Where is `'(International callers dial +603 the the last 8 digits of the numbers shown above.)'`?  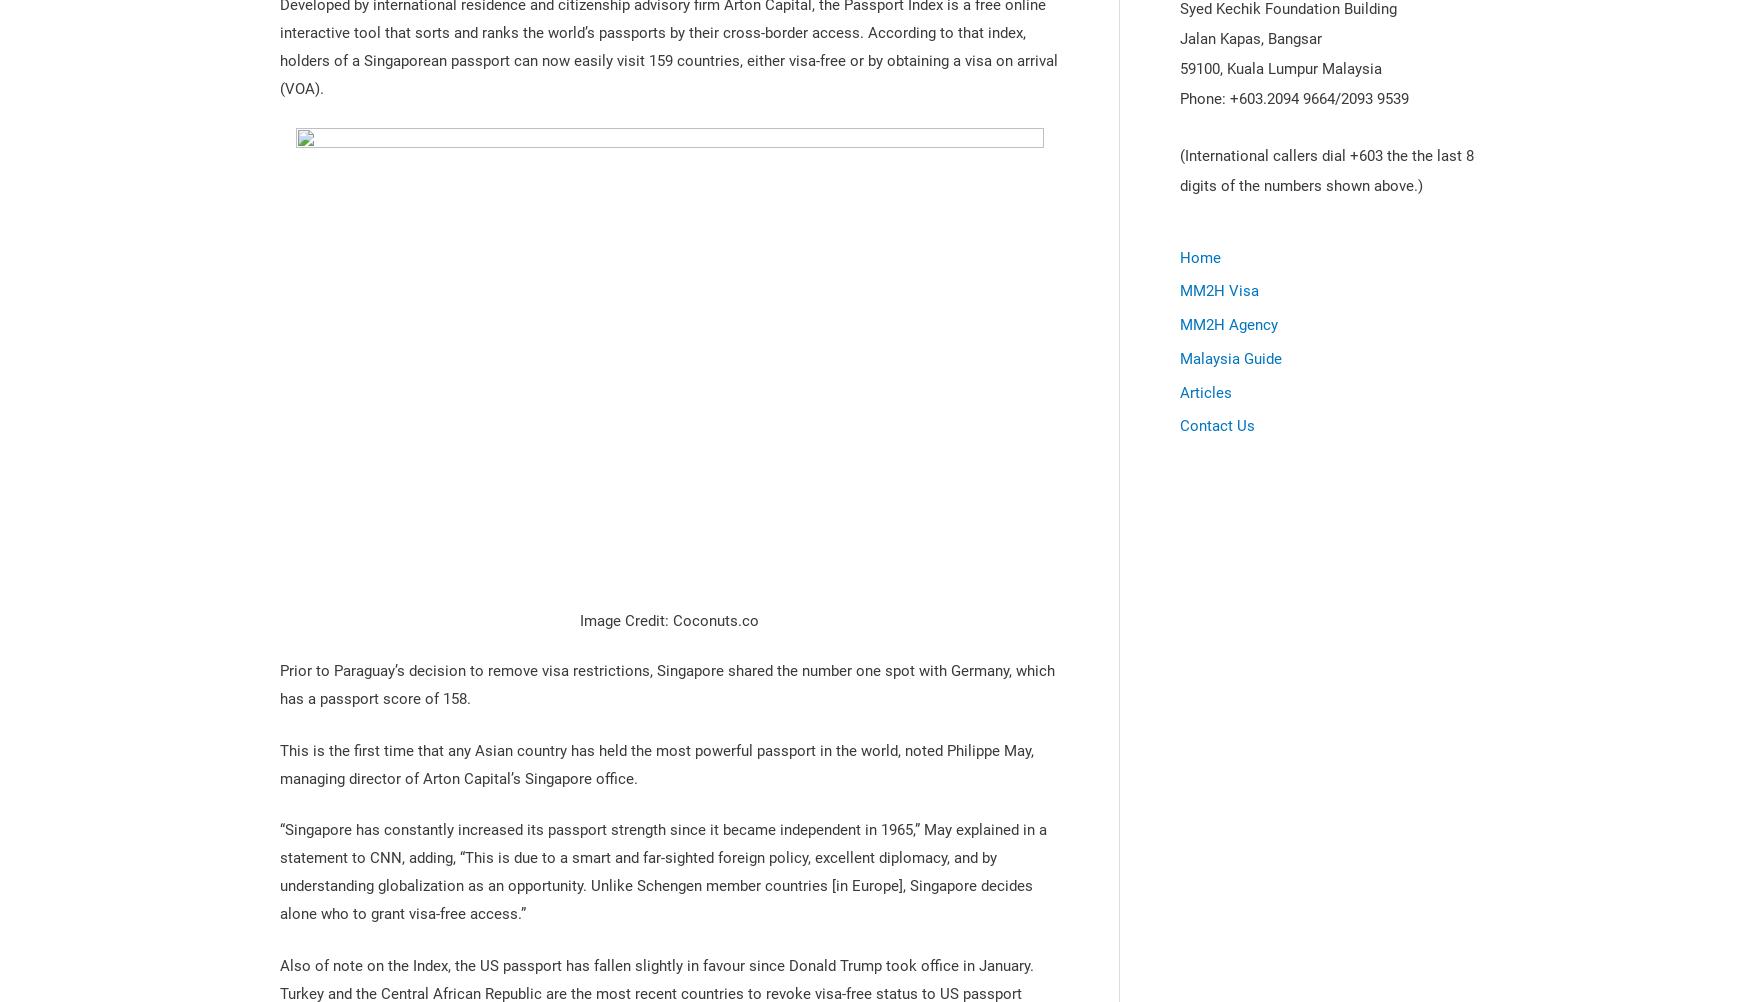 '(International callers dial +603 the the last 8 digits of the numbers shown above.)' is located at coordinates (1327, 170).